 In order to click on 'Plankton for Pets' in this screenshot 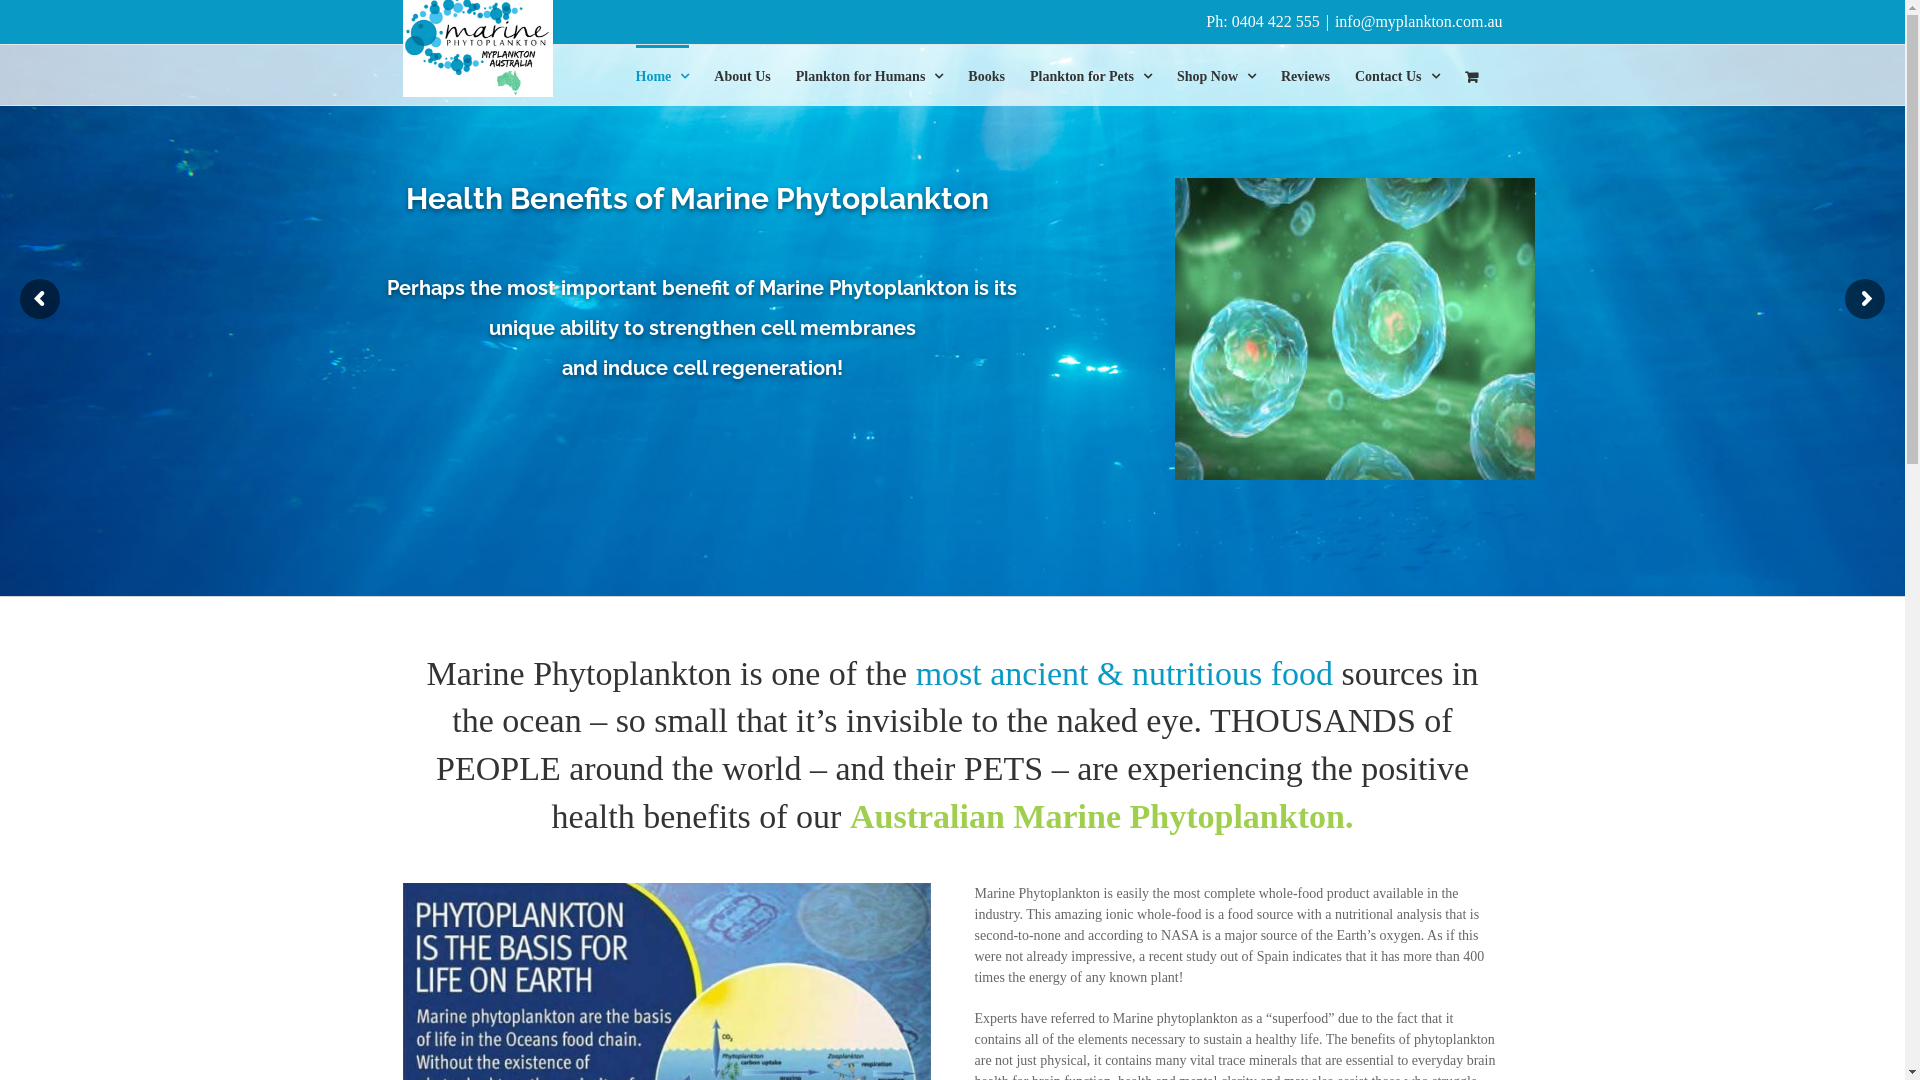, I will do `click(1089, 73)`.